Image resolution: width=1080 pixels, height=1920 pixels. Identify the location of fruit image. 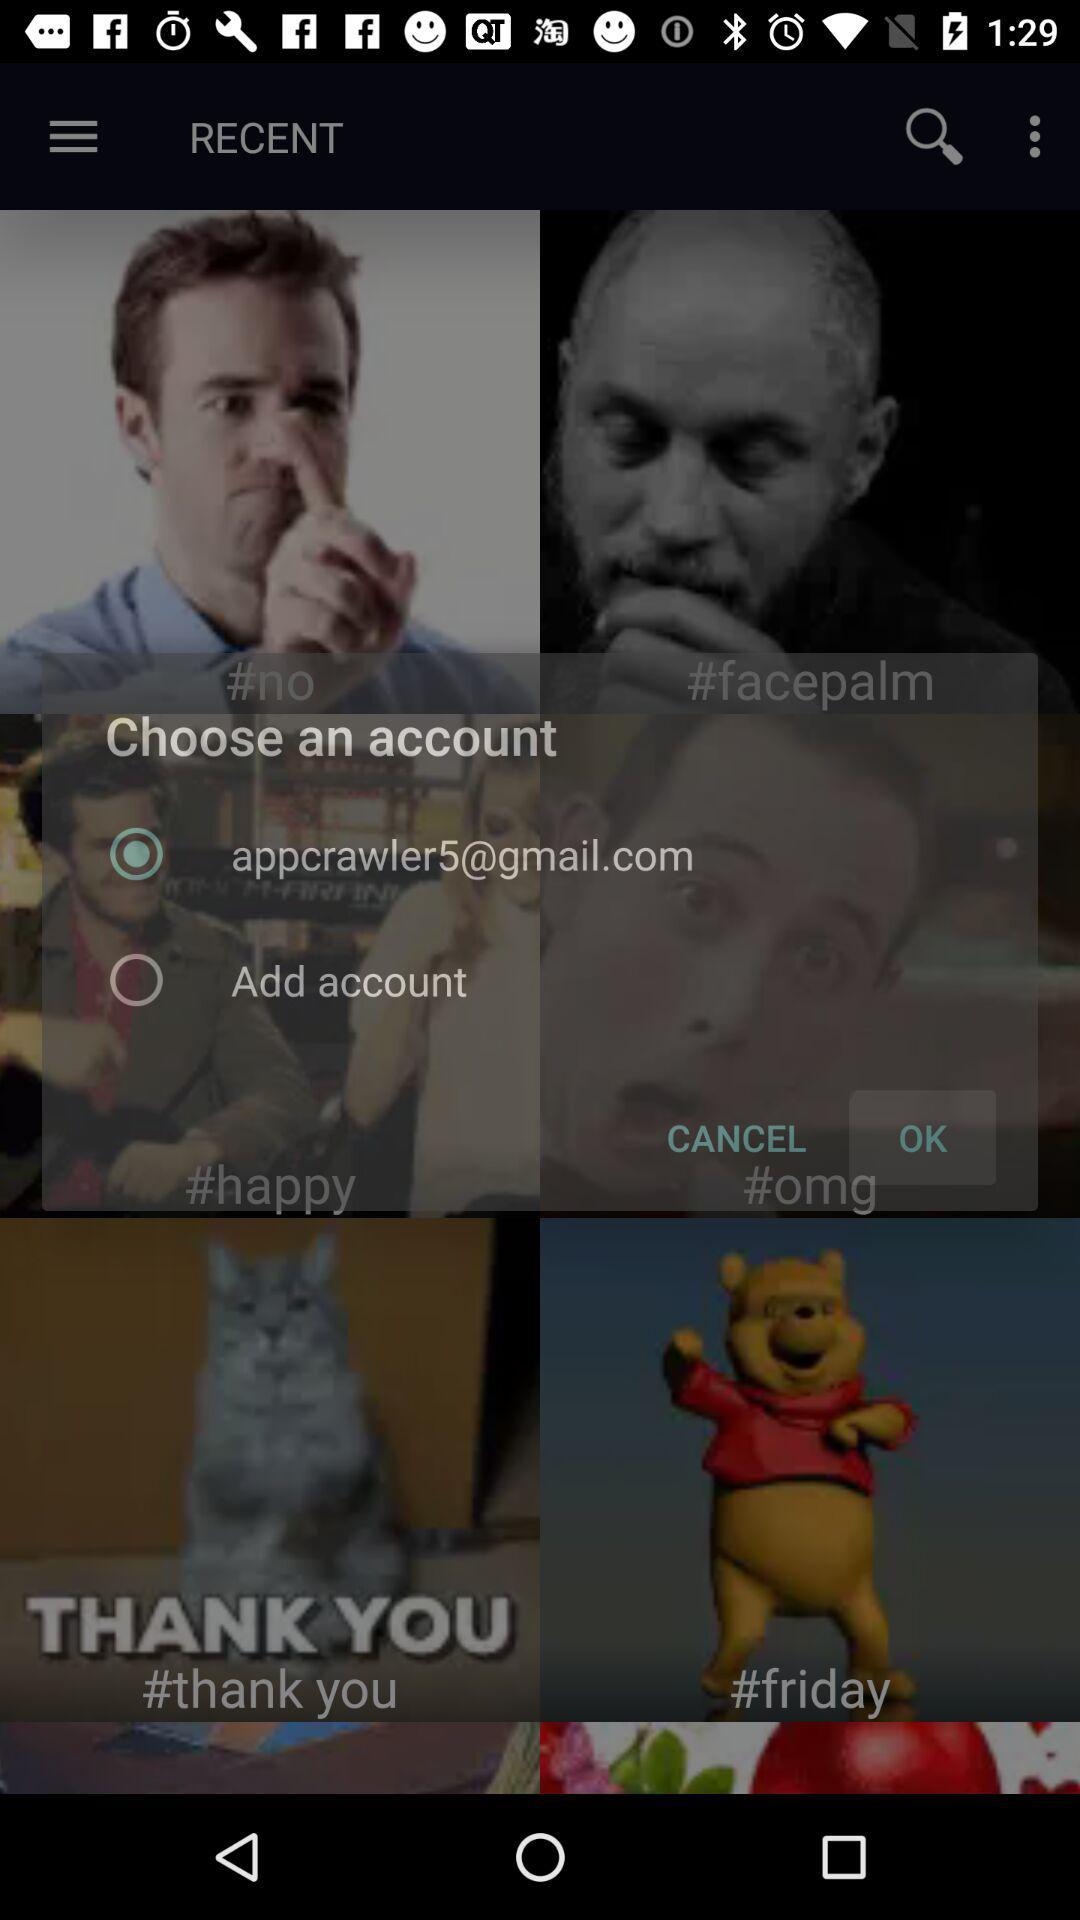
(810, 1756).